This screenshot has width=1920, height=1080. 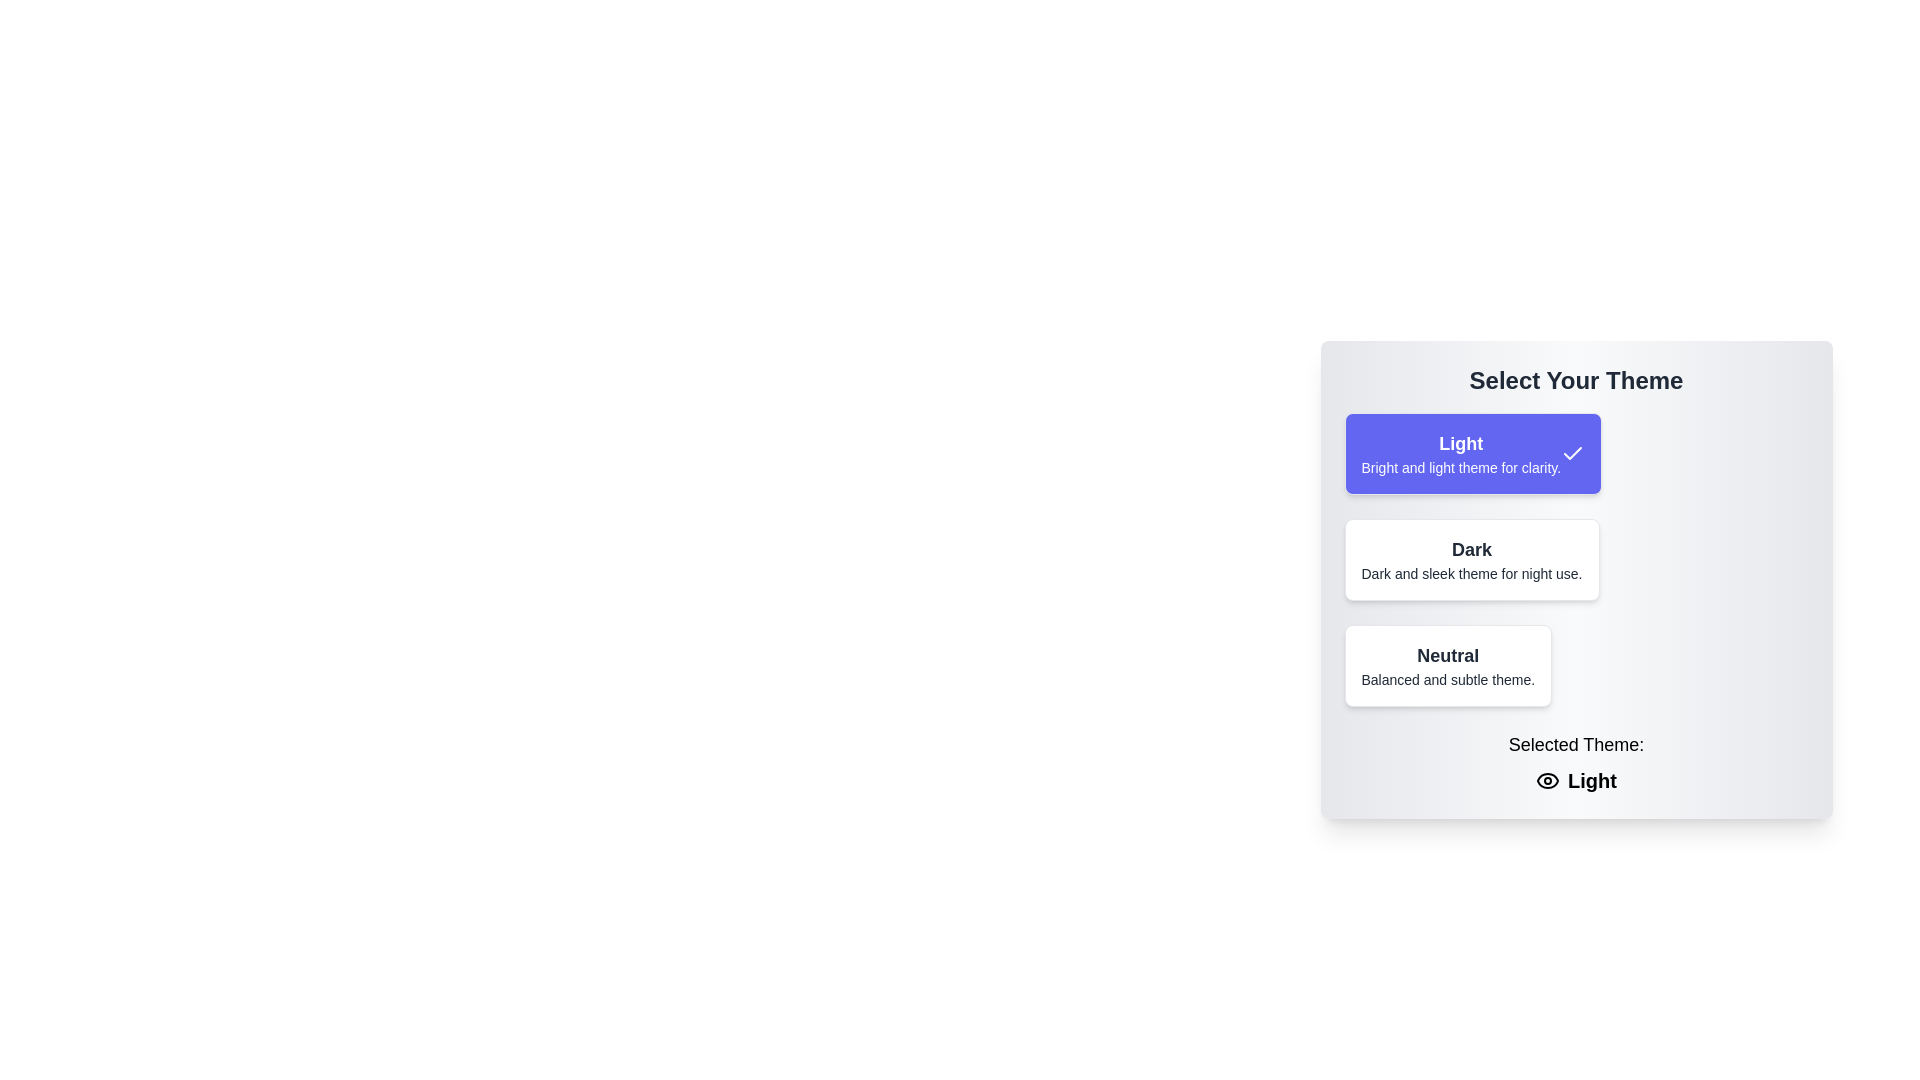 What do you see at coordinates (1575, 763) in the screenshot?
I see `the static text display with the label 'Selected Theme: Light' and an adjacent eye icon, located at the bottom of the theme selection card` at bounding box center [1575, 763].